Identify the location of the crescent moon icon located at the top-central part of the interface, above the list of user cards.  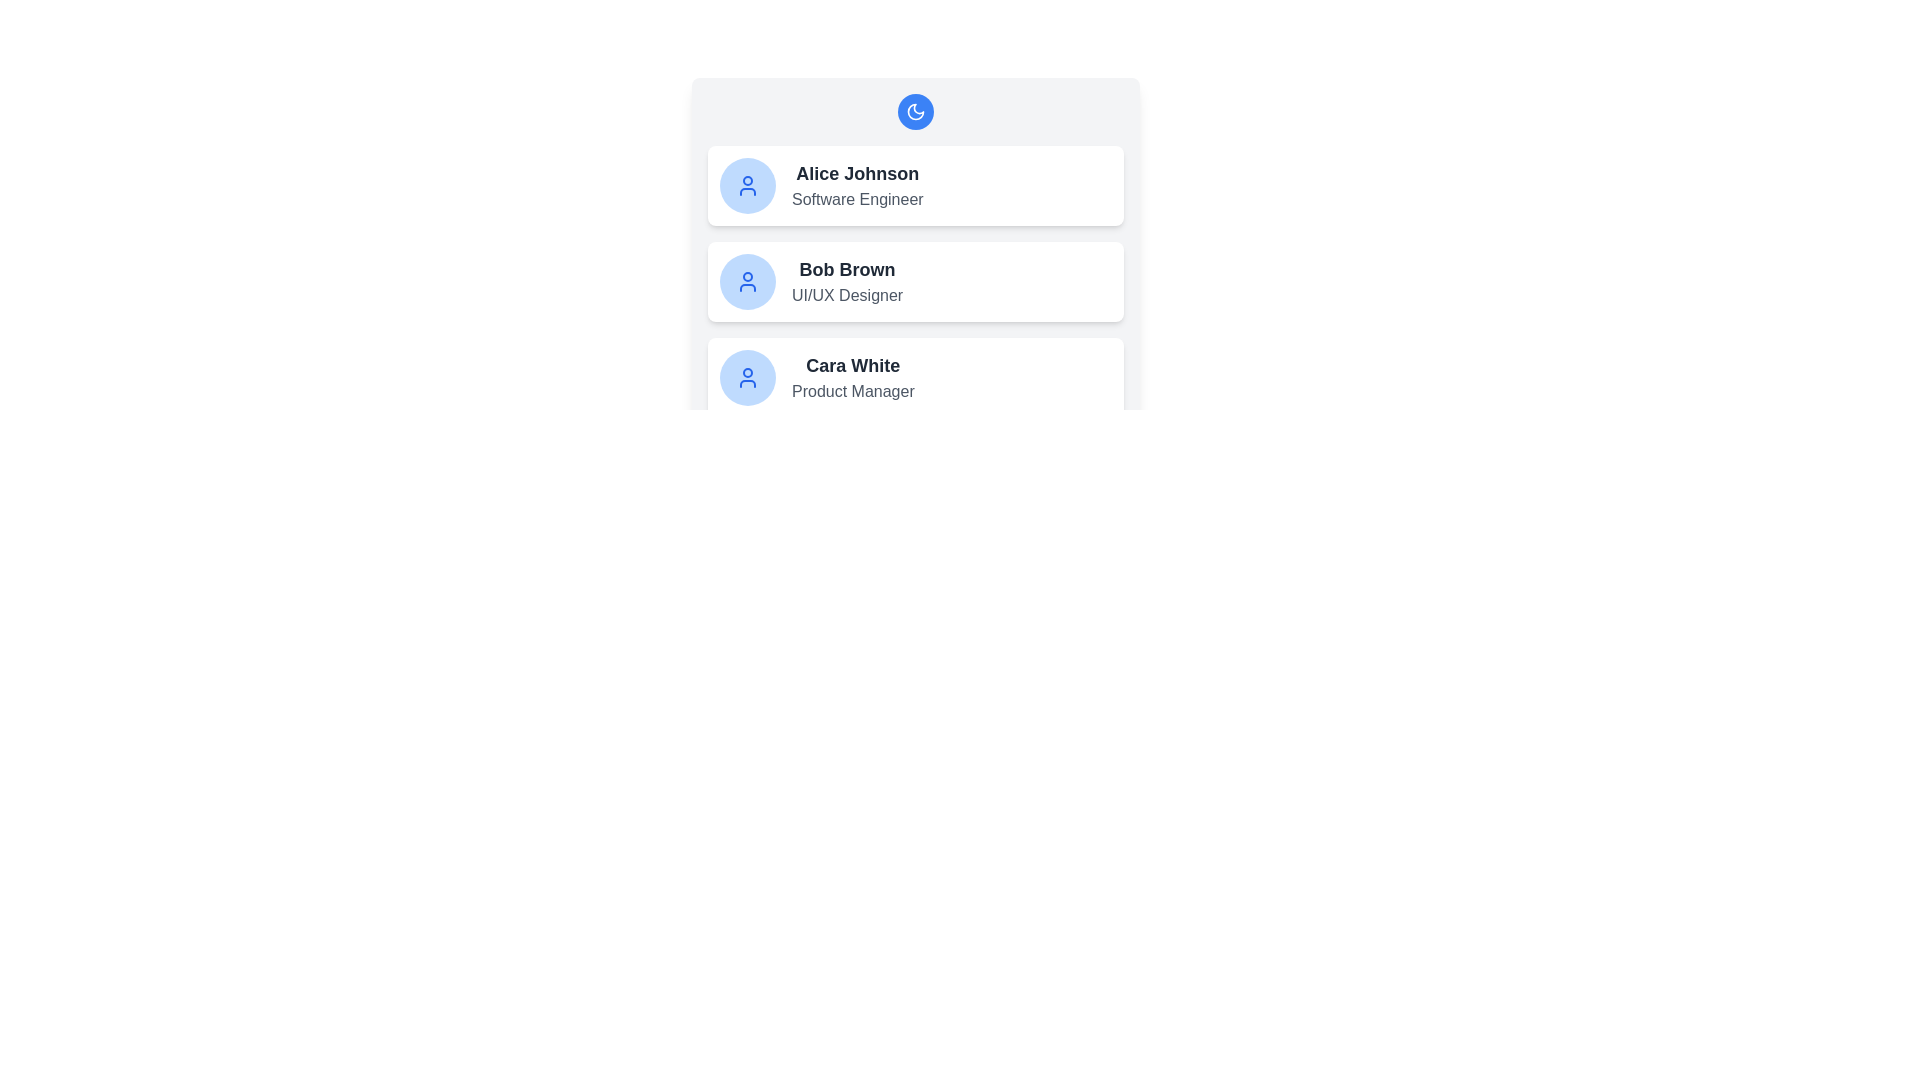
(915, 111).